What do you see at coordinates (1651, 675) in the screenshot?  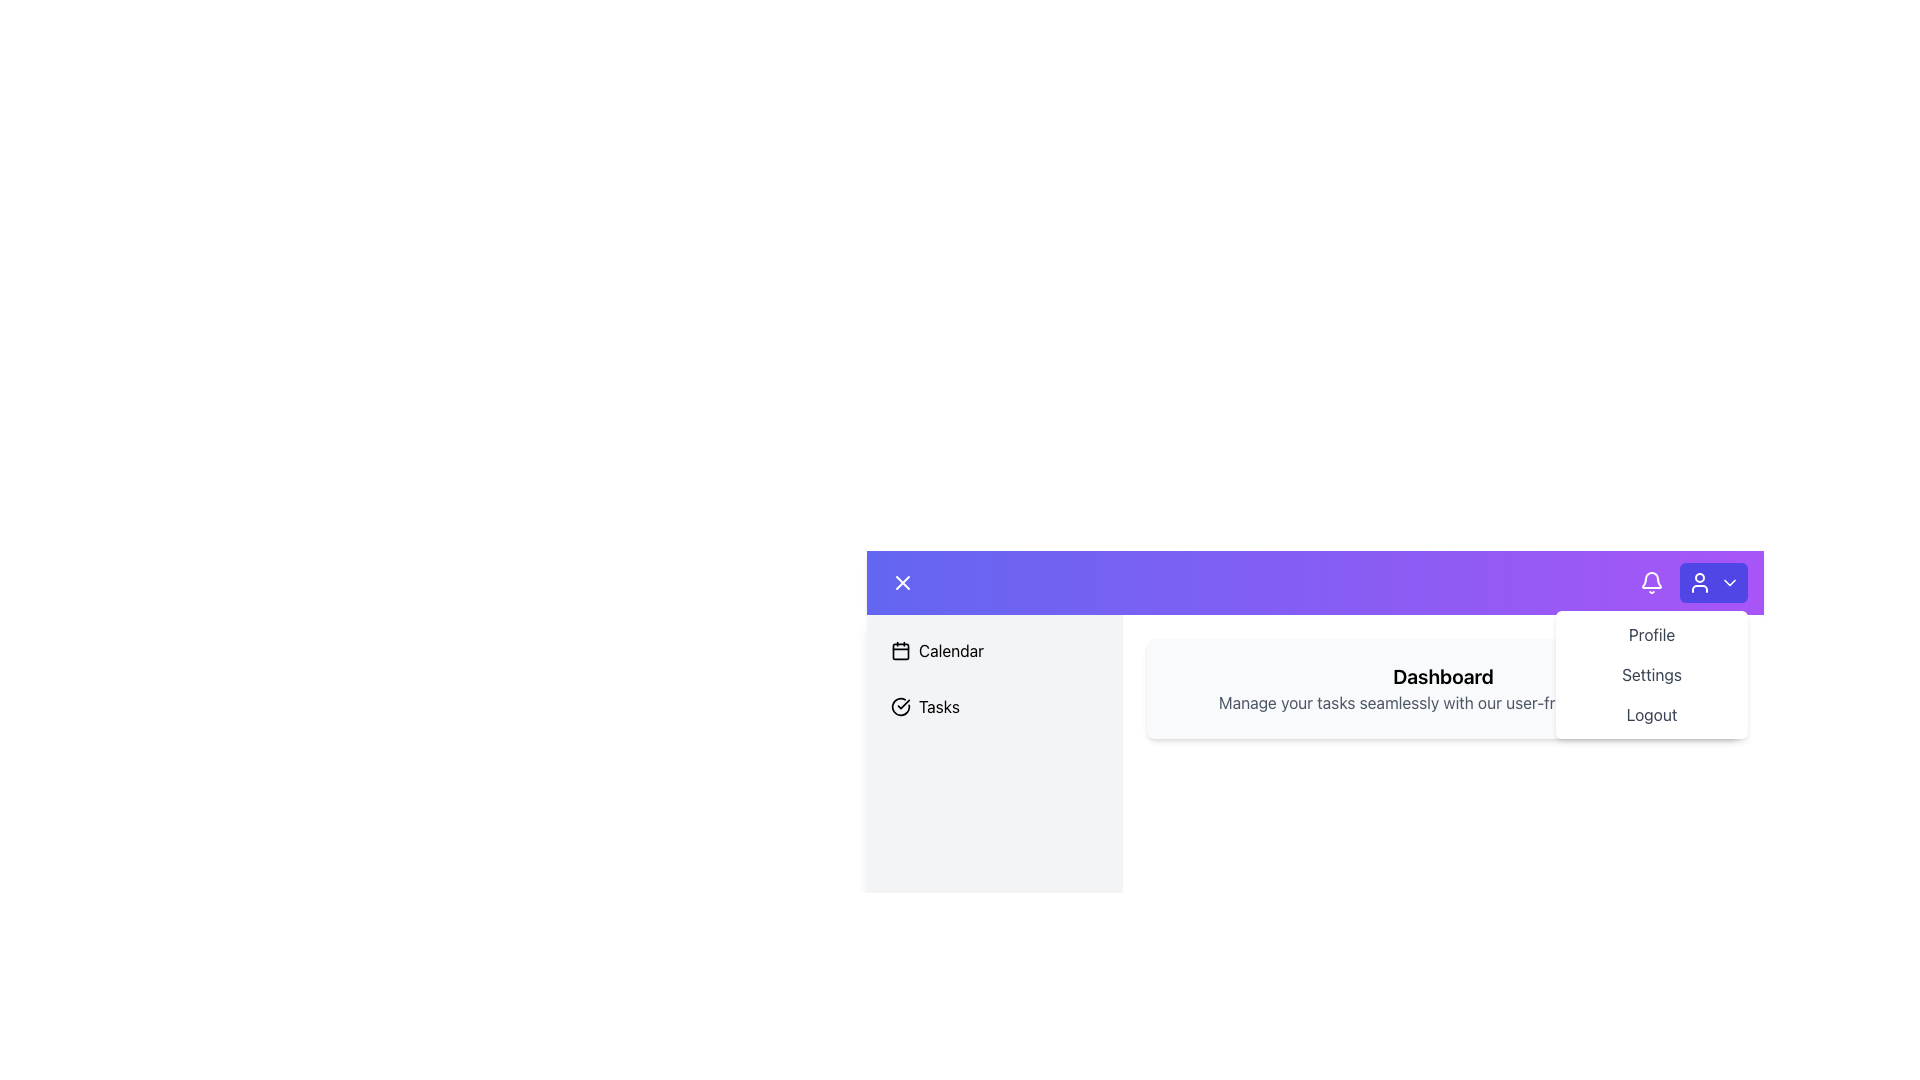 I see `the 'Settings' menu item located in the dropdown menu at the top-right corner of the interface` at bounding box center [1651, 675].